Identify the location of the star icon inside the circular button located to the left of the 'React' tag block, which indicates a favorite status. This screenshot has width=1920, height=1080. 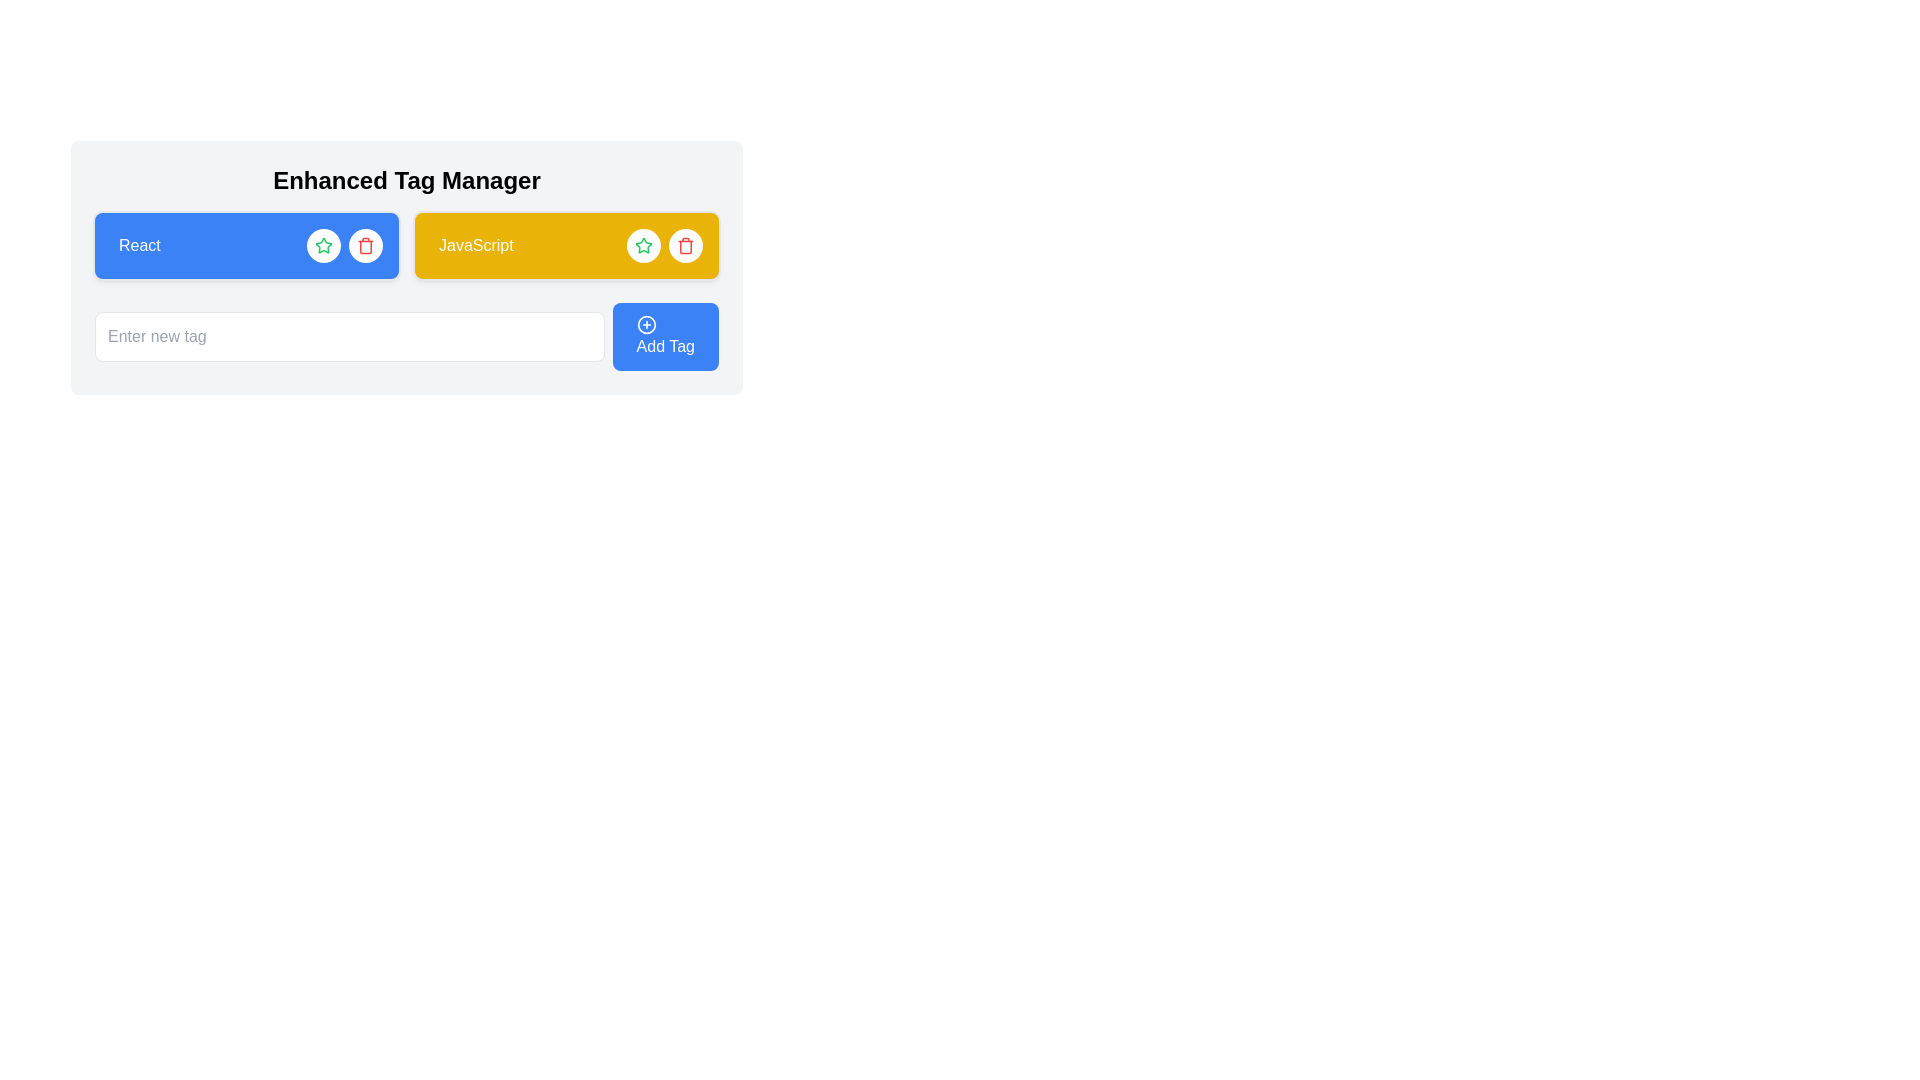
(643, 245).